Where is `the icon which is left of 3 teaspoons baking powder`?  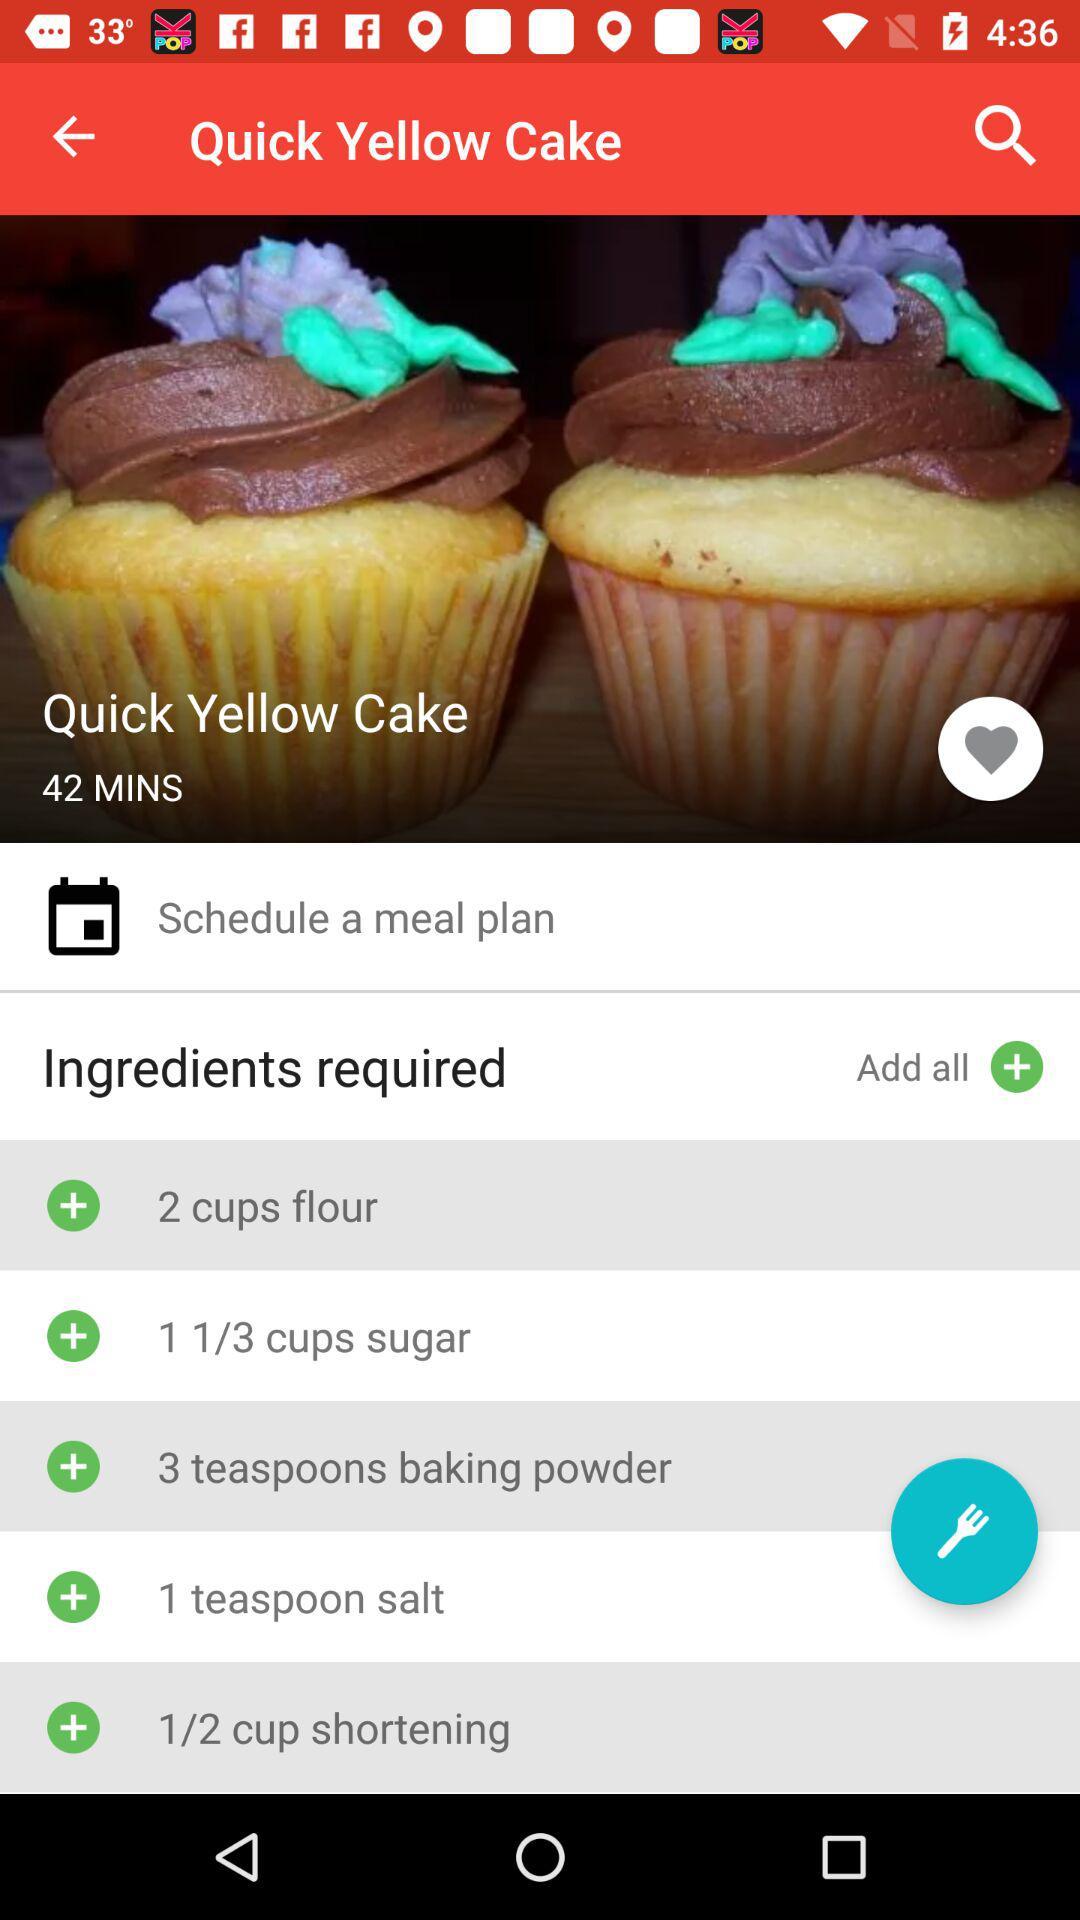 the icon which is left of 3 teaspoons baking powder is located at coordinates (72, 1466).